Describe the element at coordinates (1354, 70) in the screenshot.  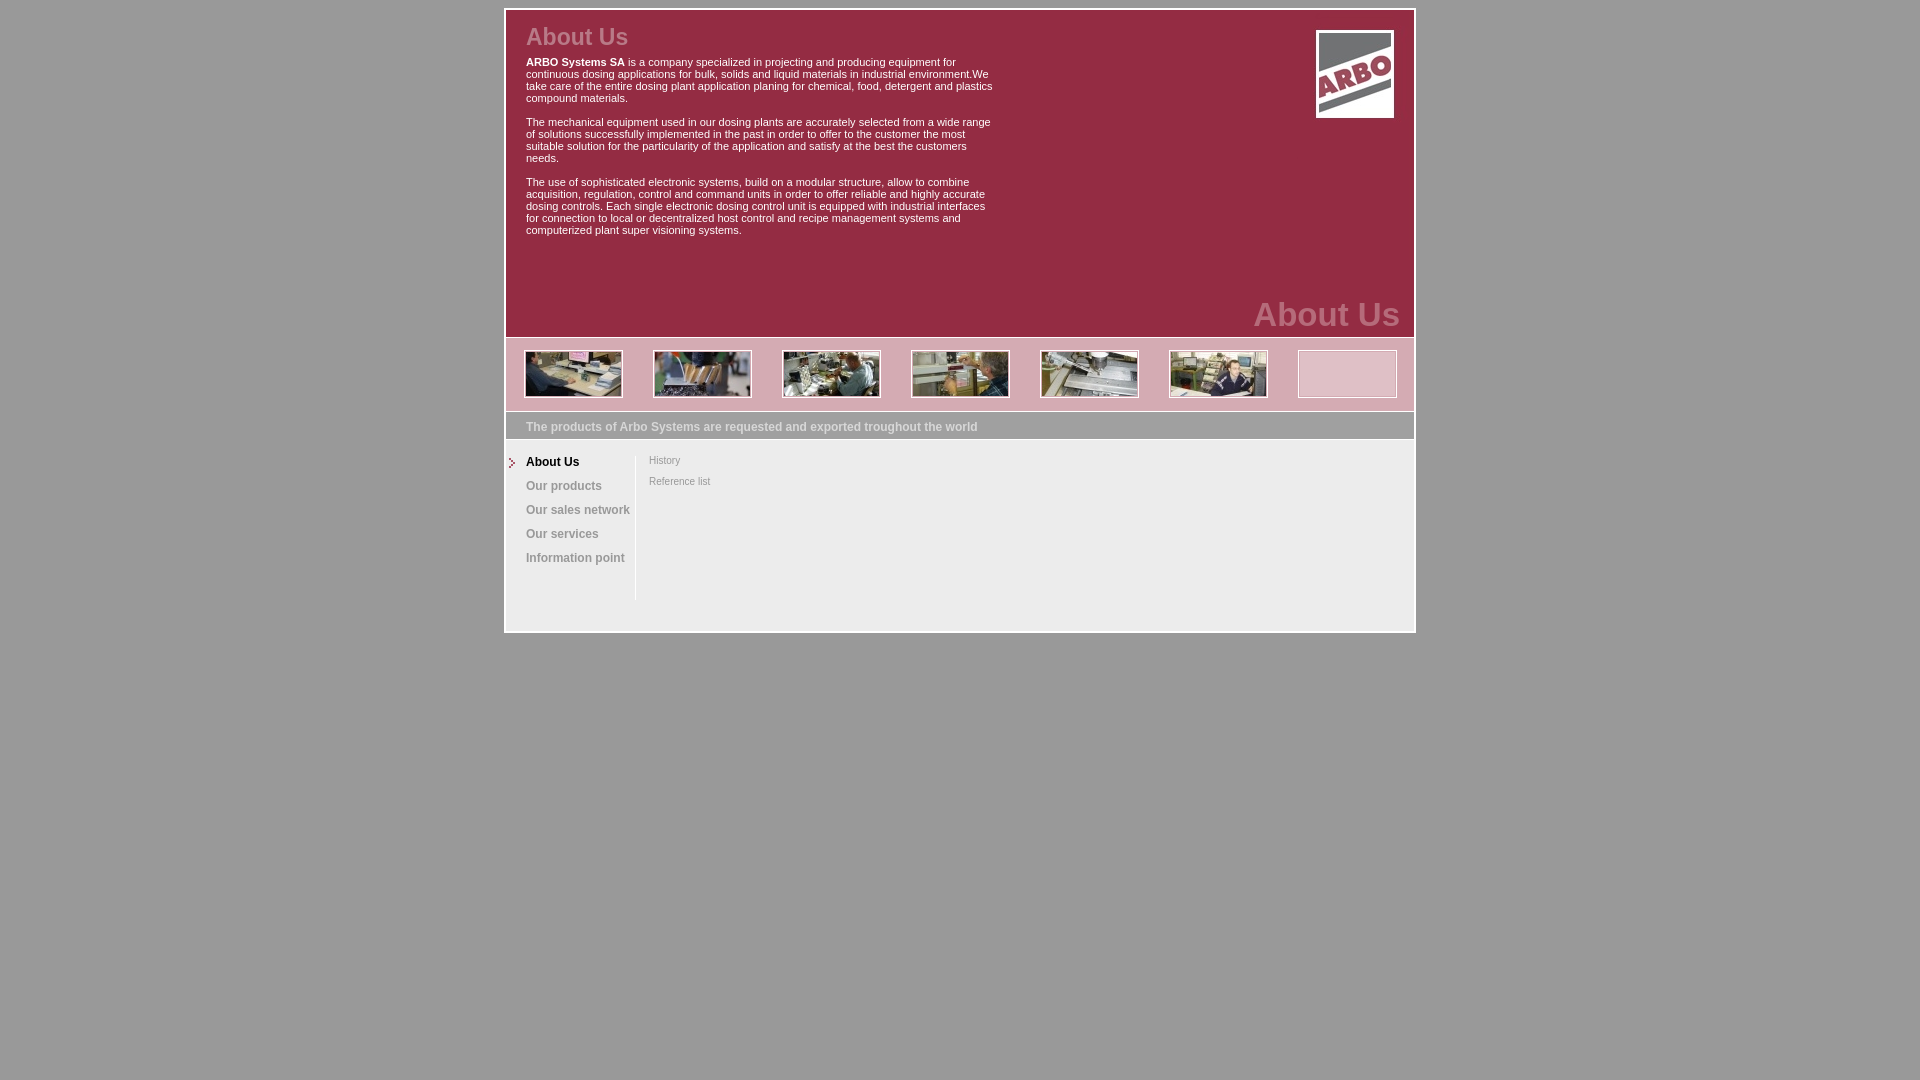
I see `' '` at that location.